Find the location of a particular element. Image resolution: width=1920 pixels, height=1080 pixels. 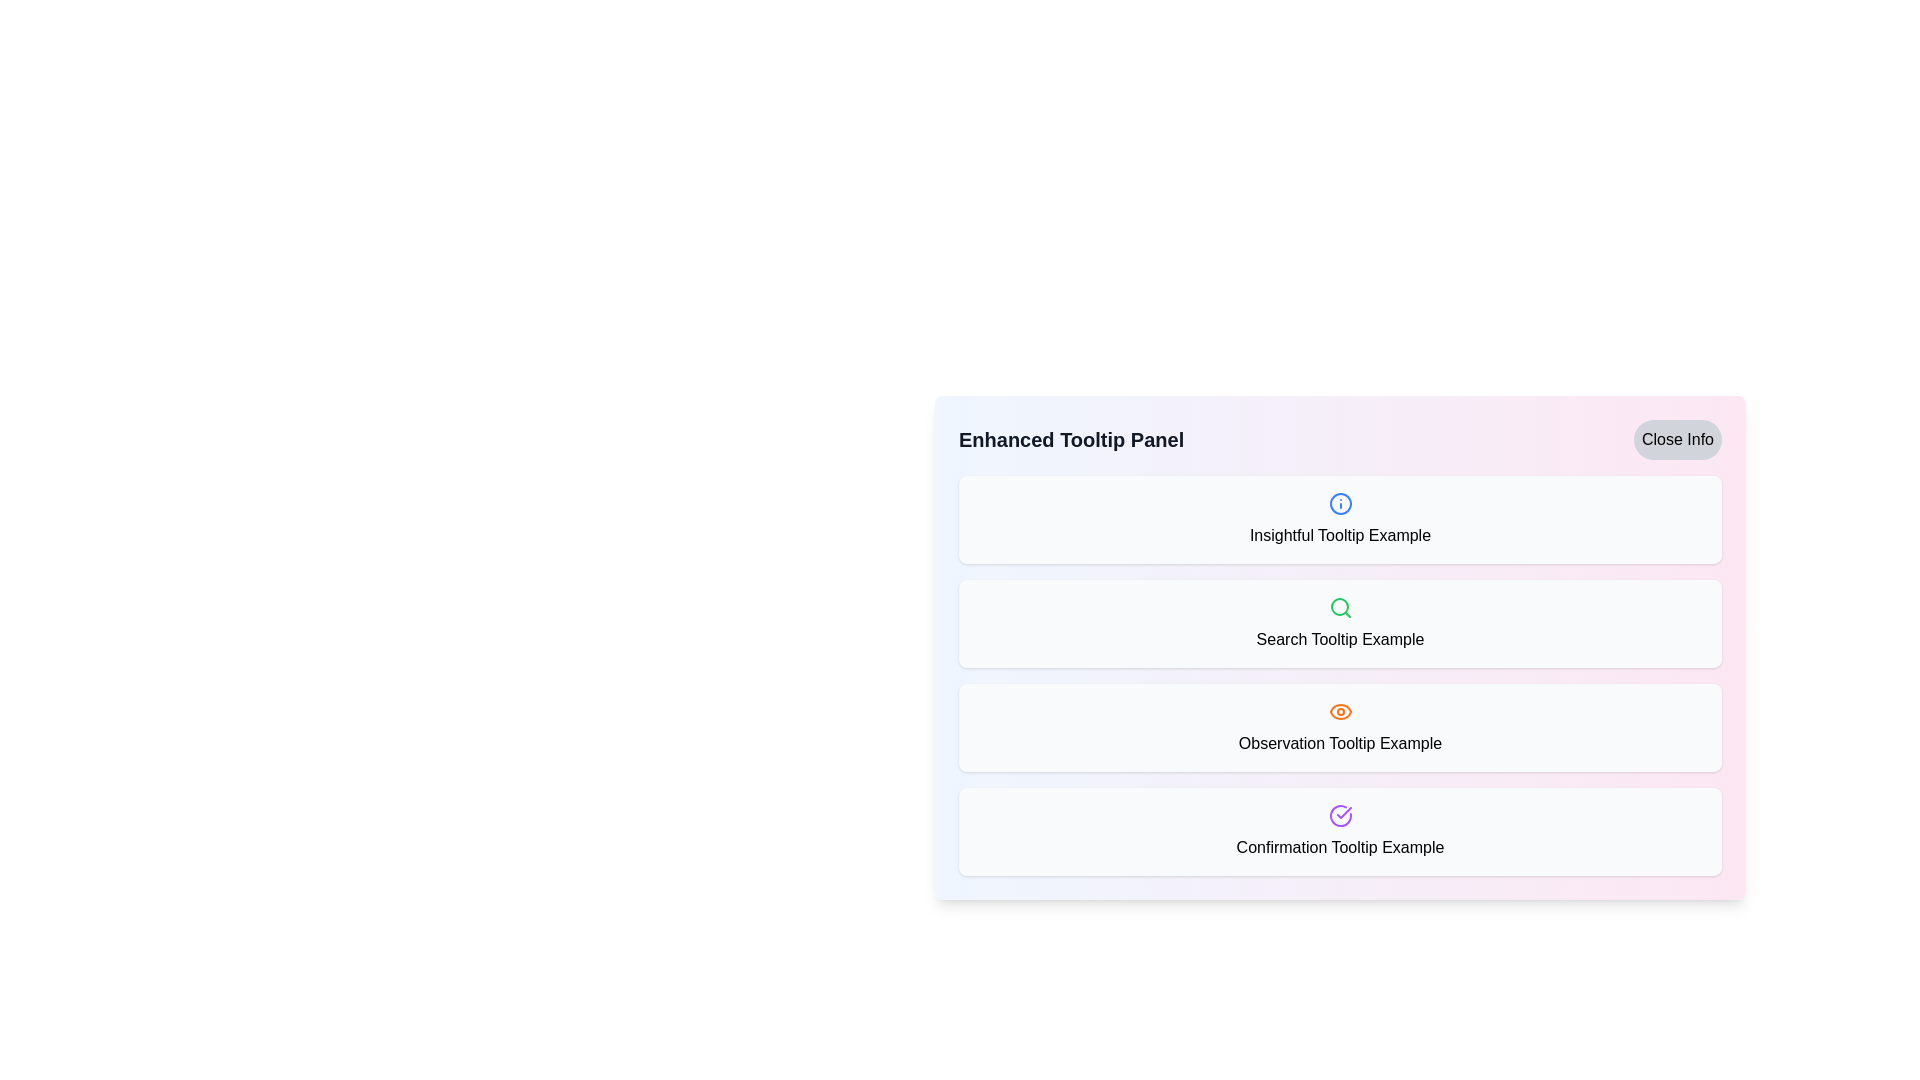

the text label displaying 'Observation Tooltip Example', which is the third item in a vertical stack of similar elements is located at coordinates (1340, 744).